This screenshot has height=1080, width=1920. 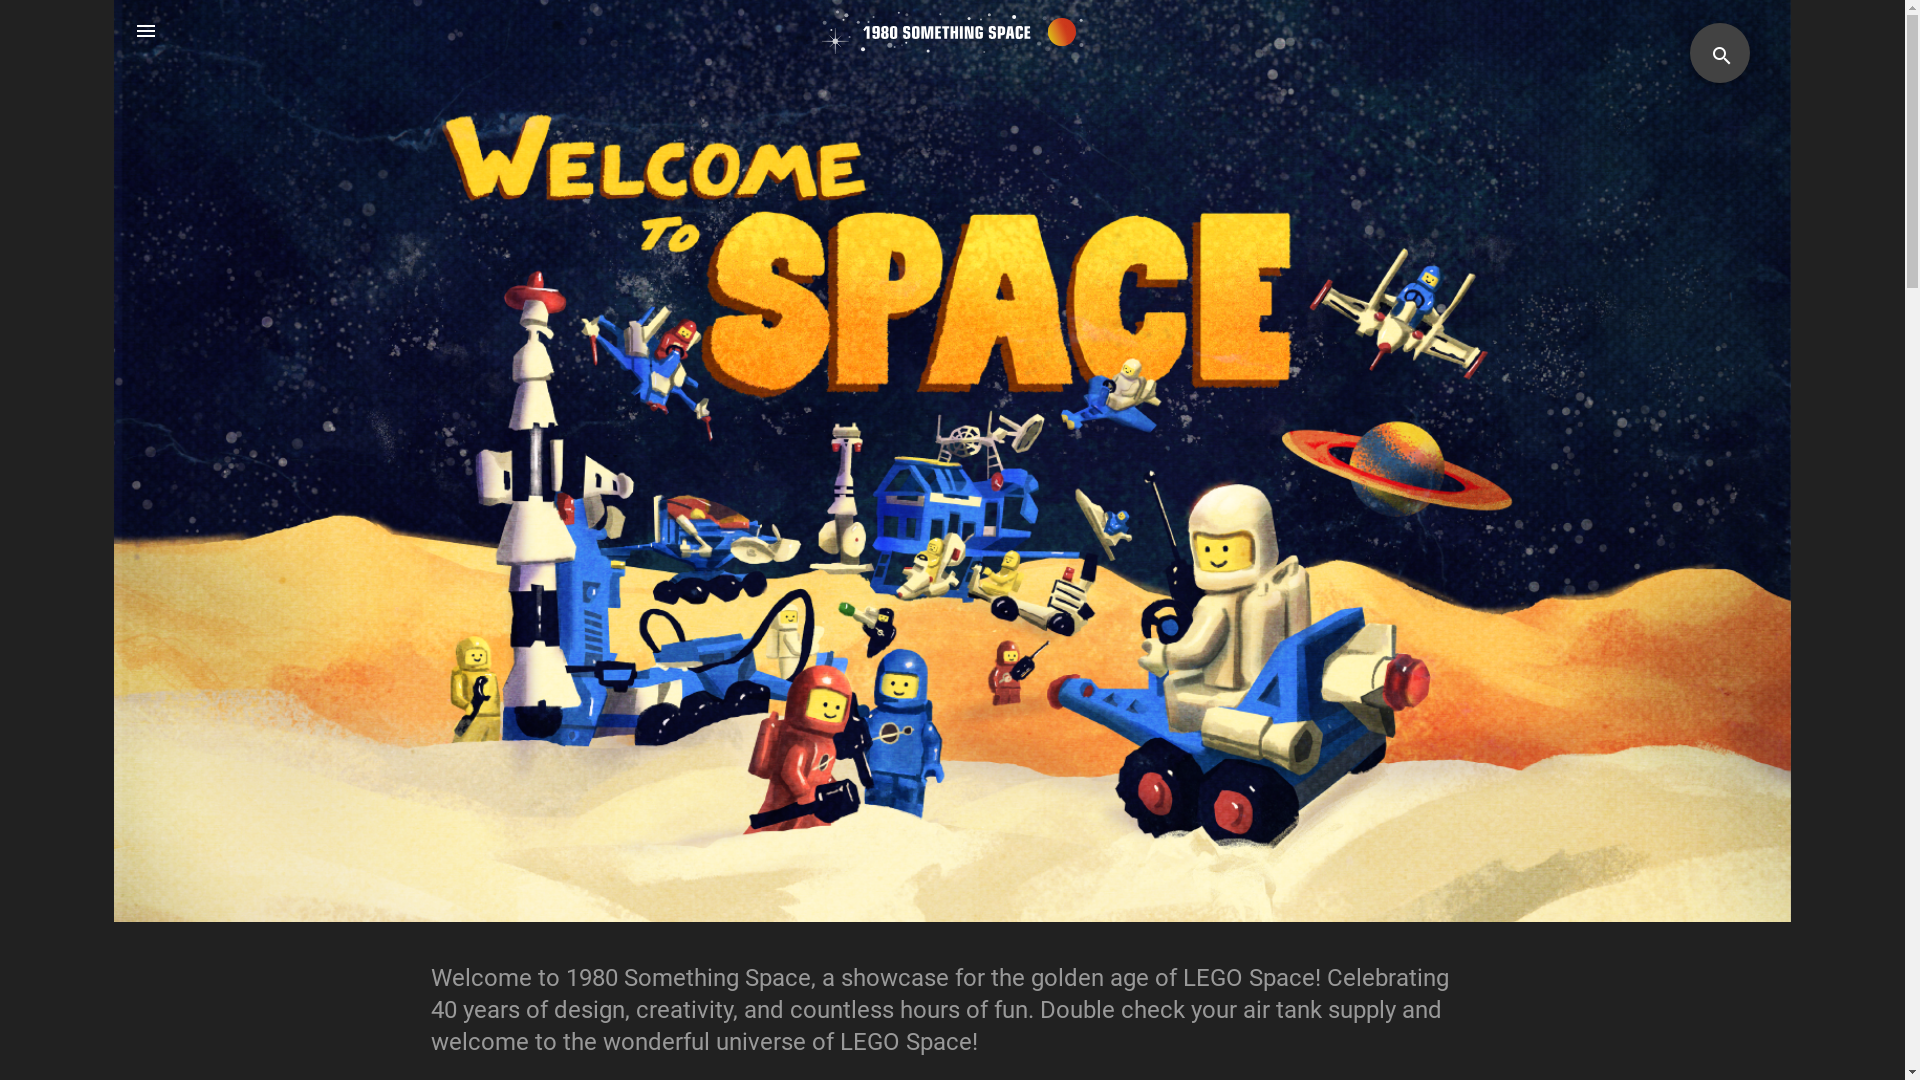 I want to click on 'menu', so click(x=113, y=31).